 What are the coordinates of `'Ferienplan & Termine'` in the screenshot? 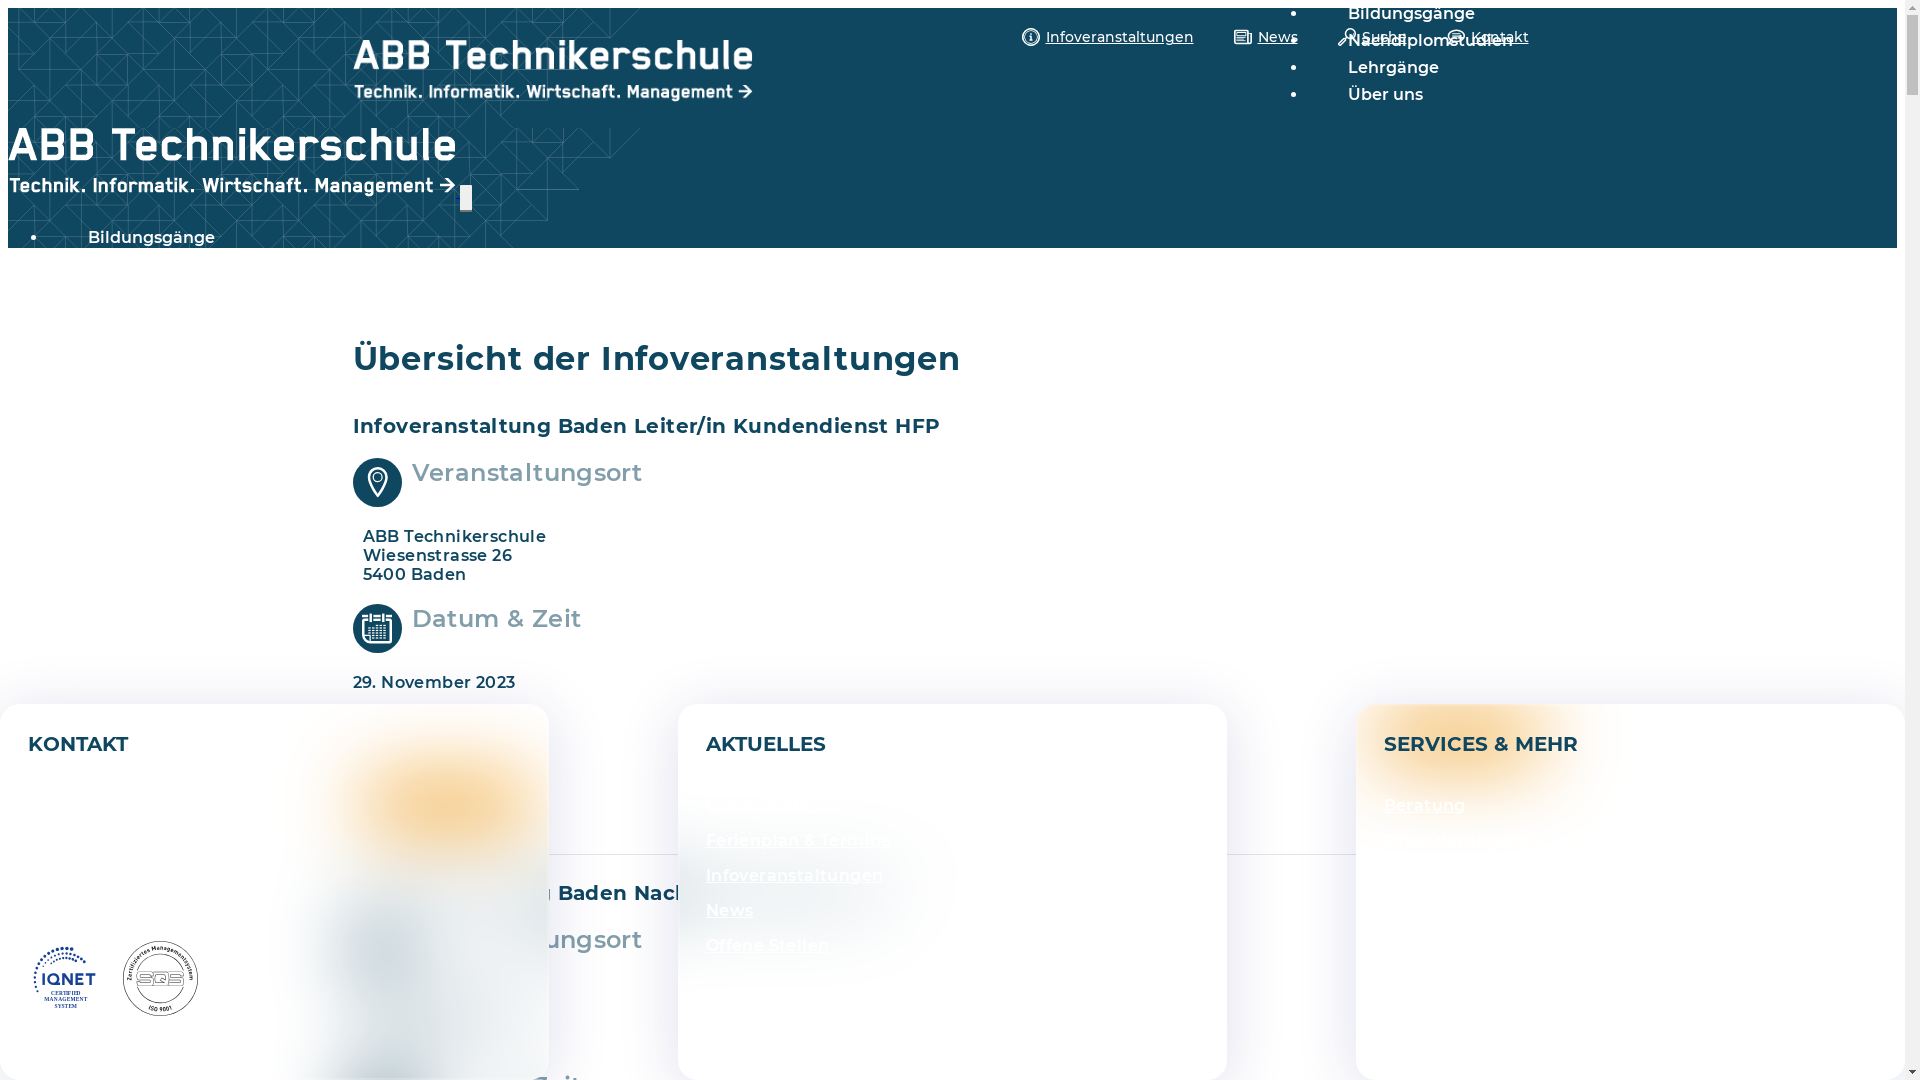 It's located at (797, 840).